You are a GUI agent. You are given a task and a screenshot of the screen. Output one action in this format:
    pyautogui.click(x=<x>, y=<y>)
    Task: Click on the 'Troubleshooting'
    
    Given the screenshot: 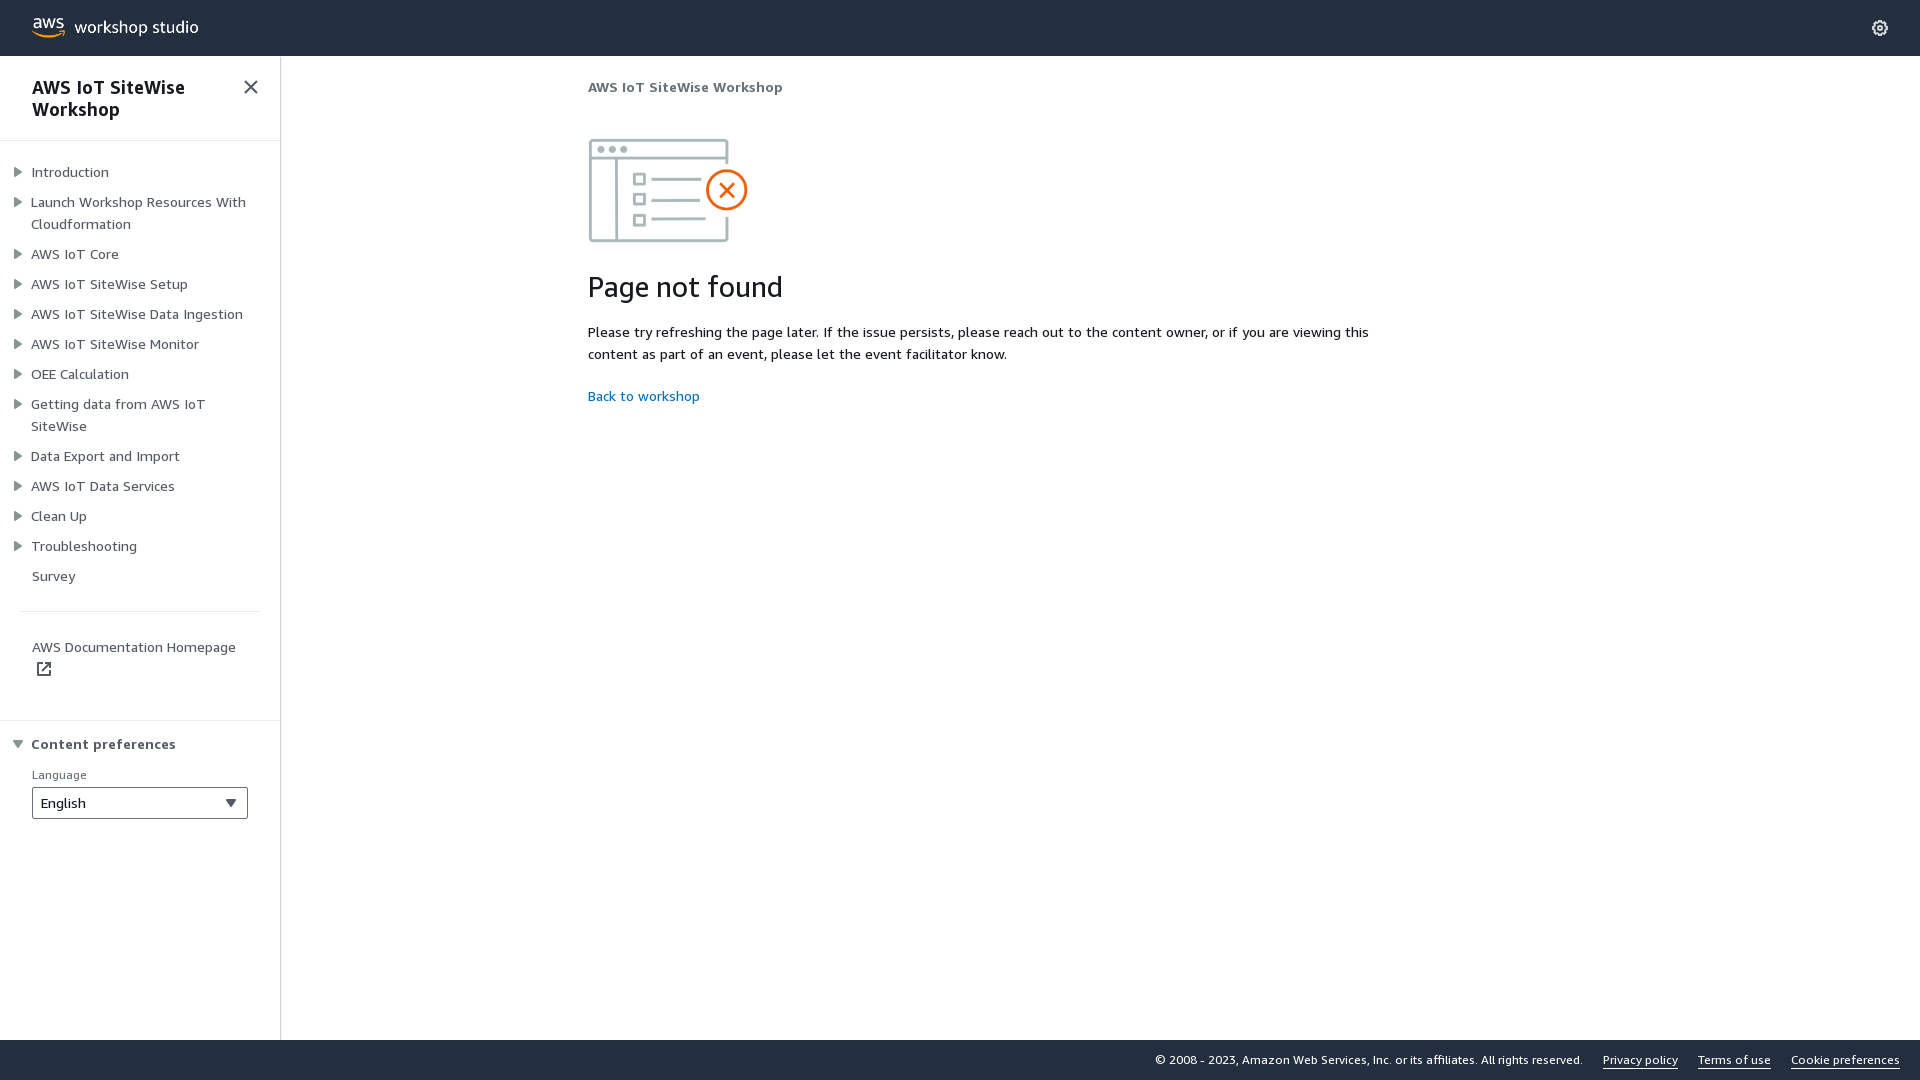 What is the action you would take?
    pyautogui.click(x=82, y=546)
    